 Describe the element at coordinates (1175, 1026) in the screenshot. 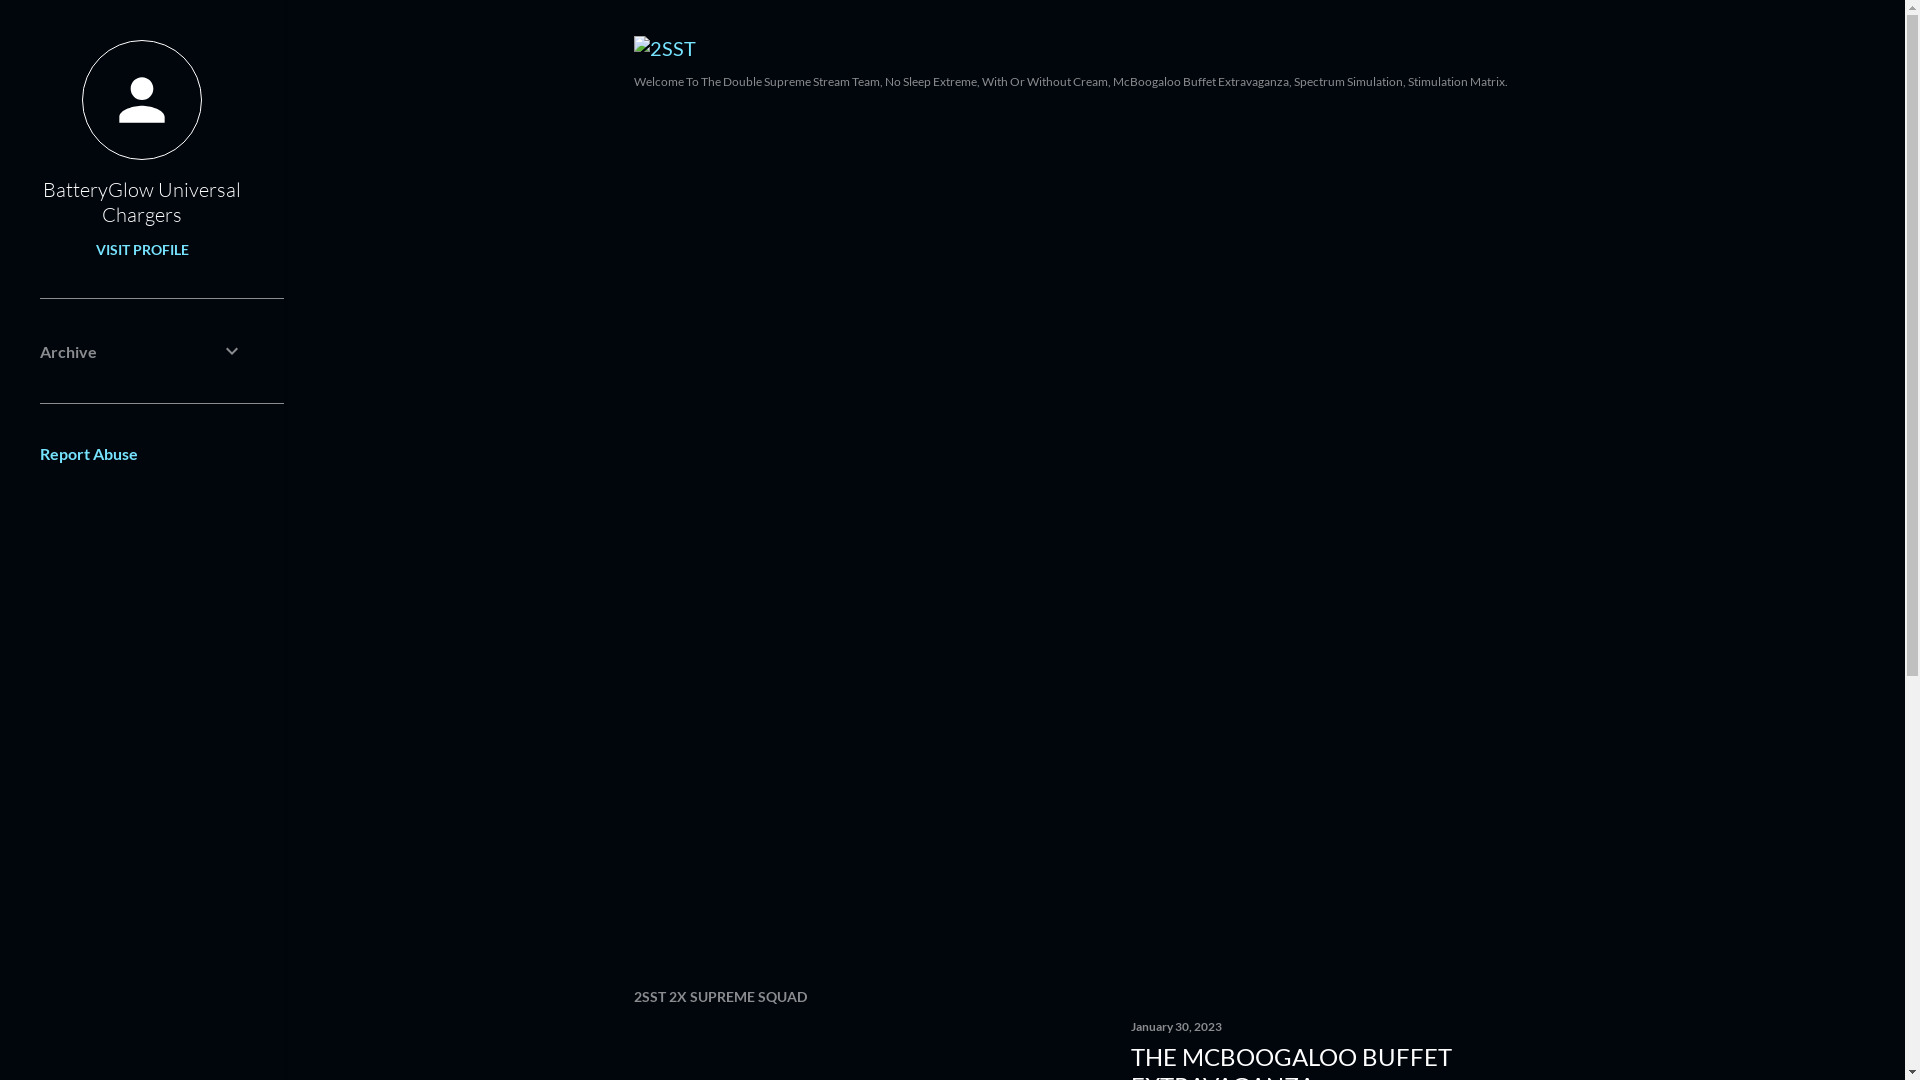

I see `'January 30, 2023'` at that location.